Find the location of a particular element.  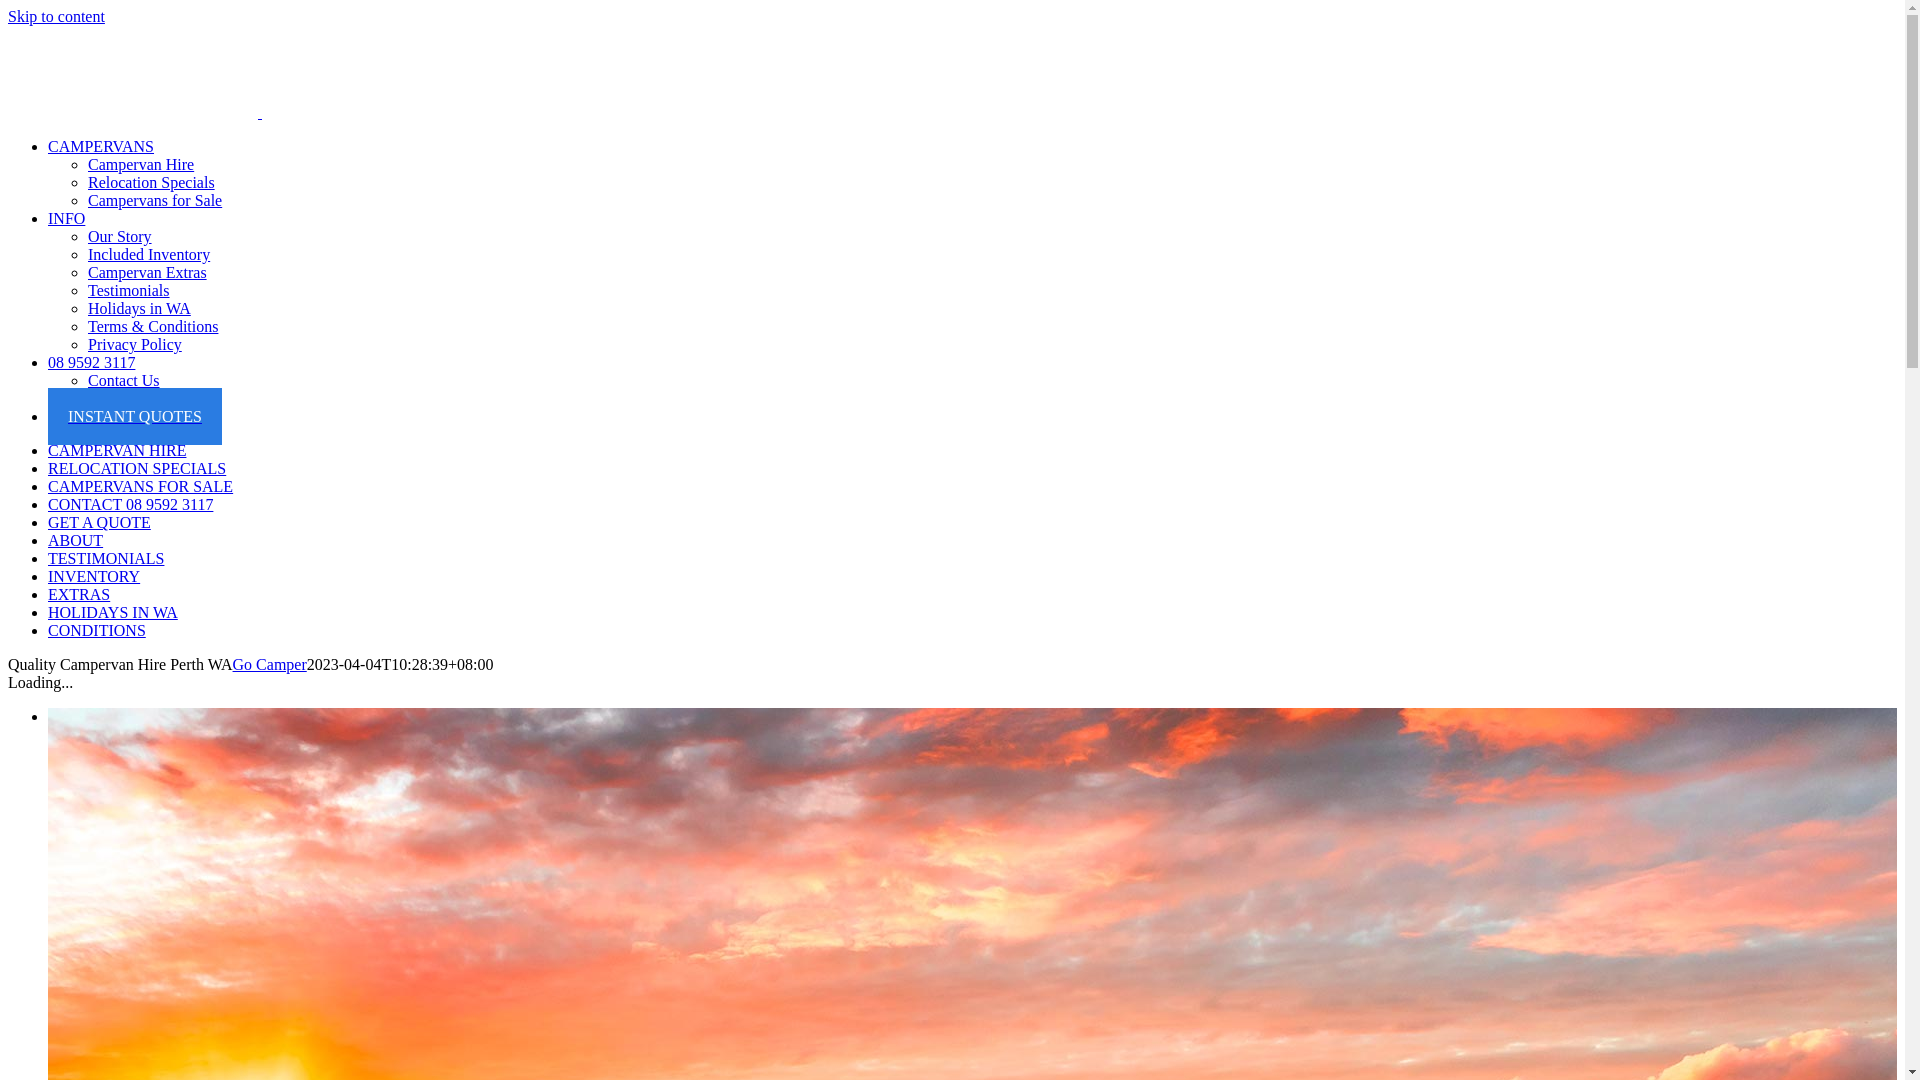

'GET A QUOTE' is located at coordinates (48, 521).